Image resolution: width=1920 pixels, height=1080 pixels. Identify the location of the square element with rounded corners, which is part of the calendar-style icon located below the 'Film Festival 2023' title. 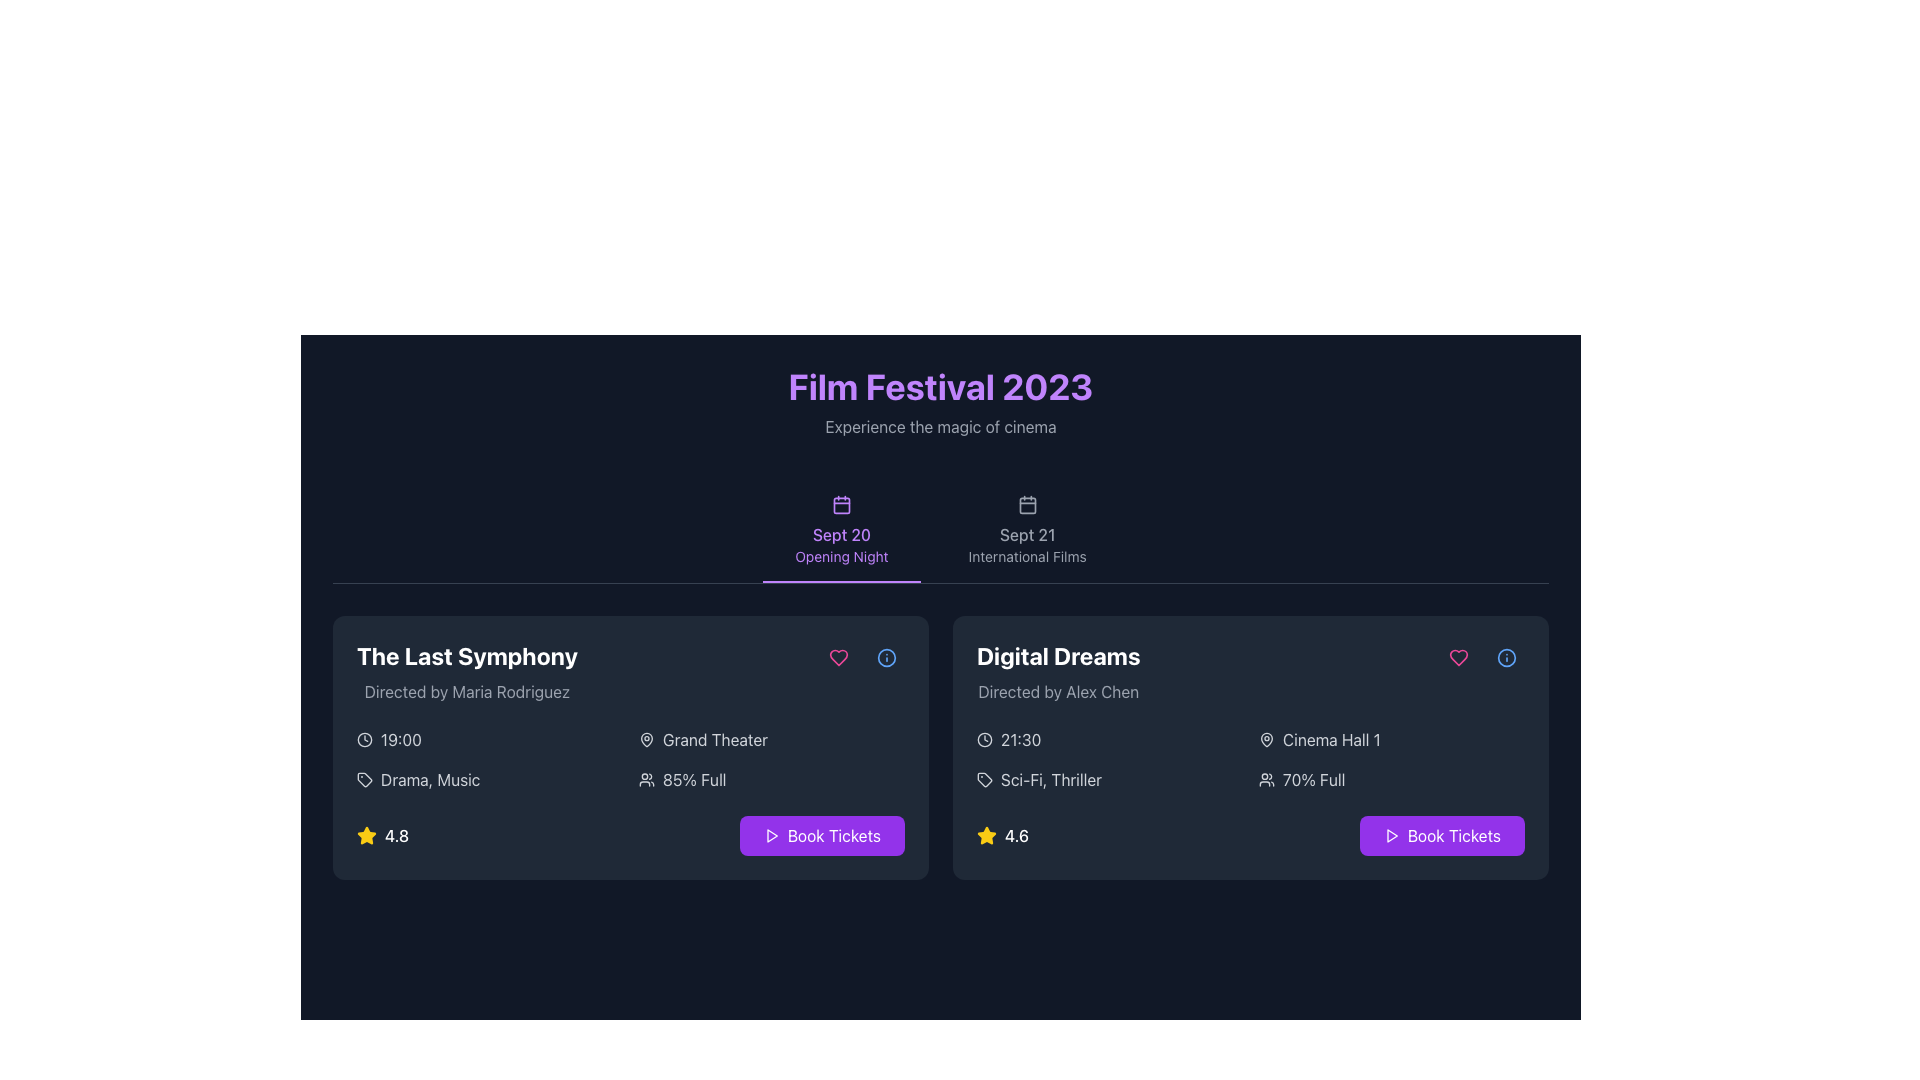
(841, 504).